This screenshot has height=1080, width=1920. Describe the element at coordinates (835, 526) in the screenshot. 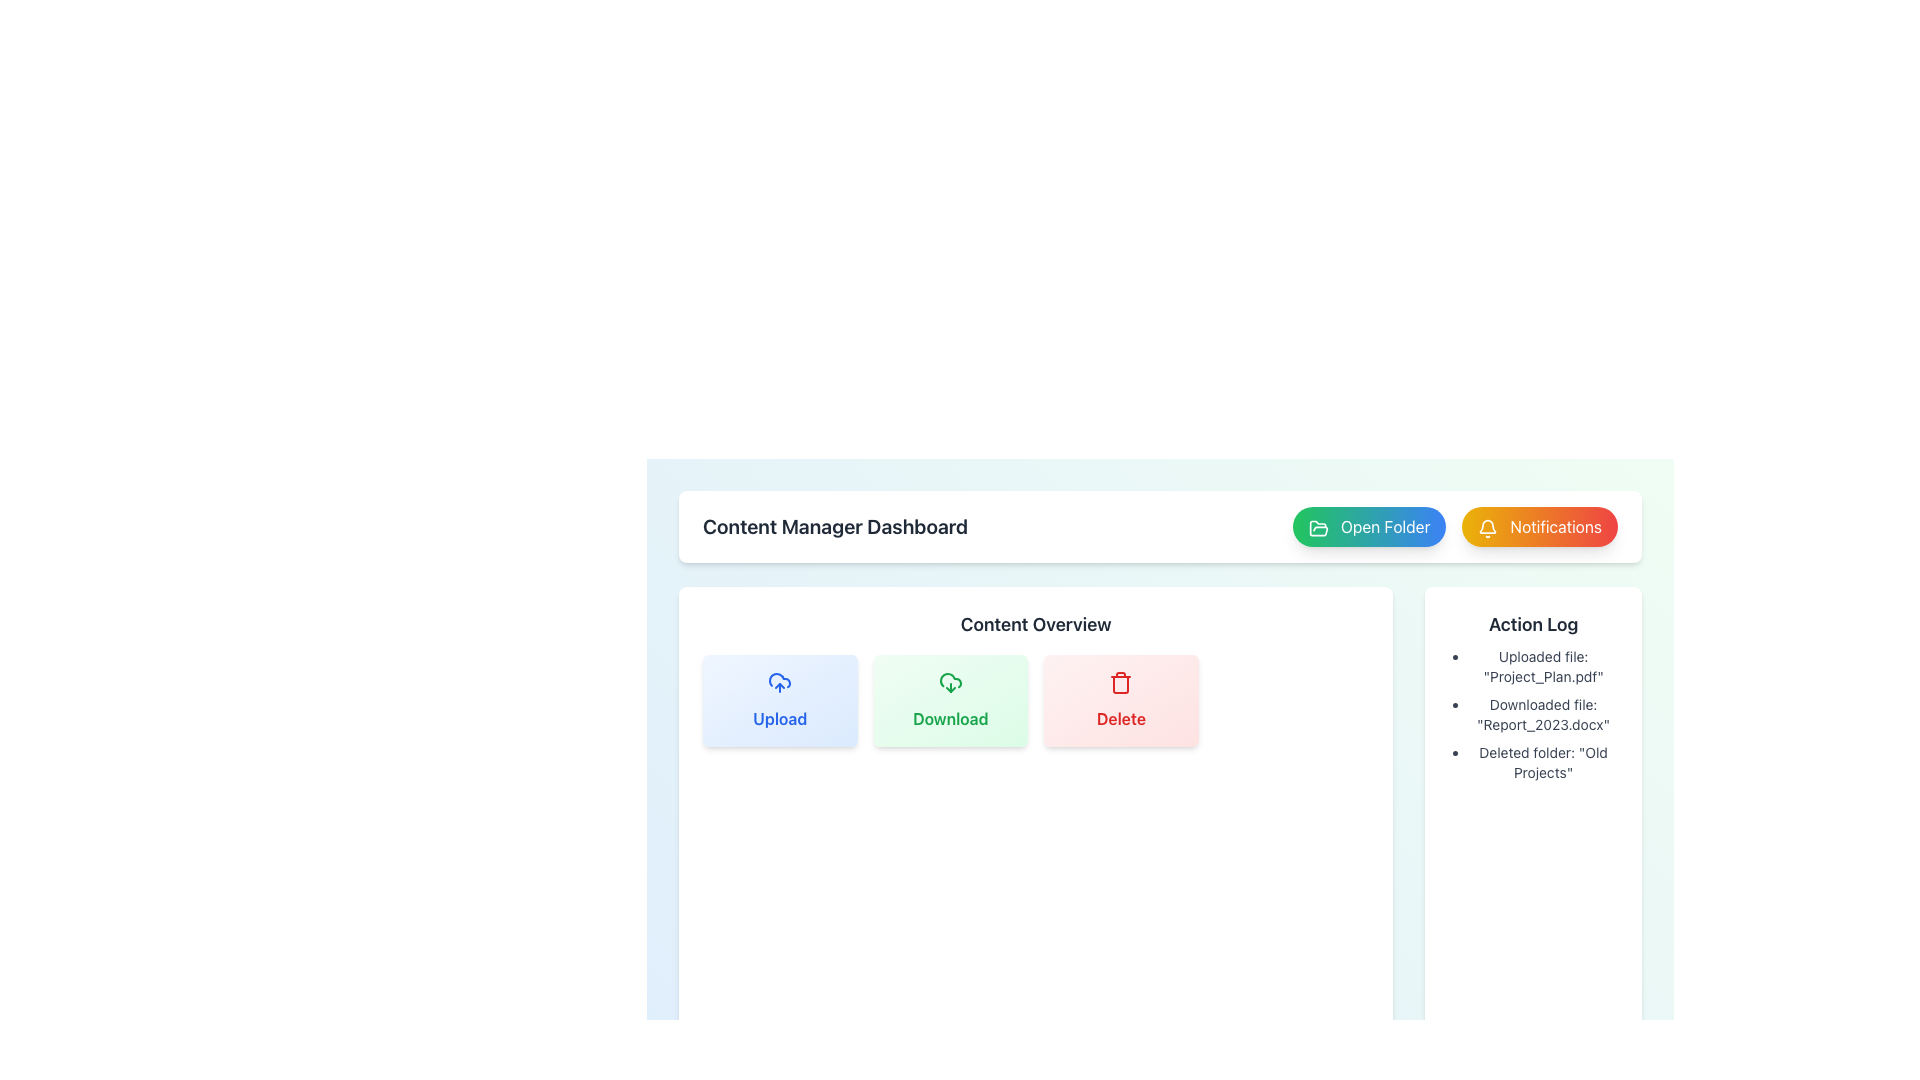

I see `the text label 'Content Manager Dashboard' which is styled with large, bold, and dark text, positioned in the header section above 'Content Overview' and 'Action Log'` at that location.